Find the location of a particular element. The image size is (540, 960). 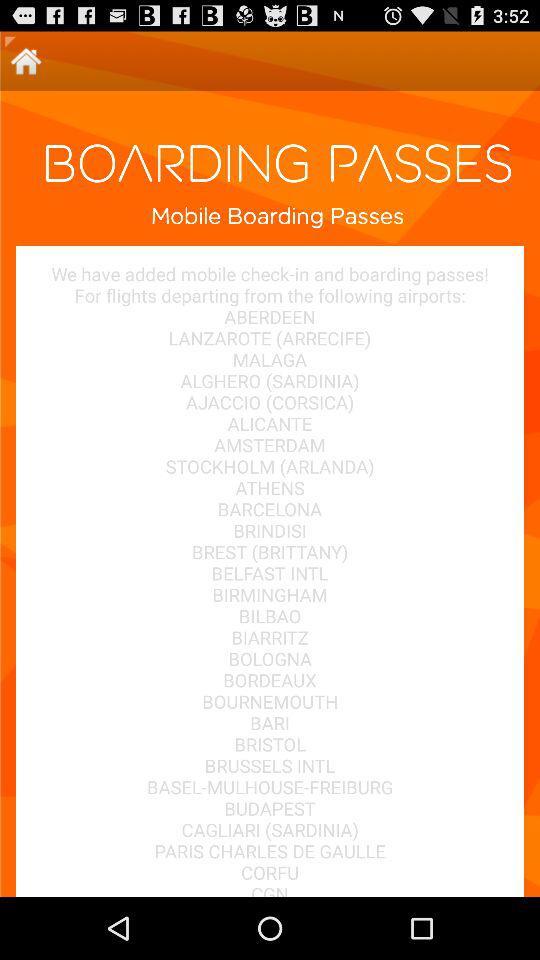

go home is located at coordinates (25, 61).